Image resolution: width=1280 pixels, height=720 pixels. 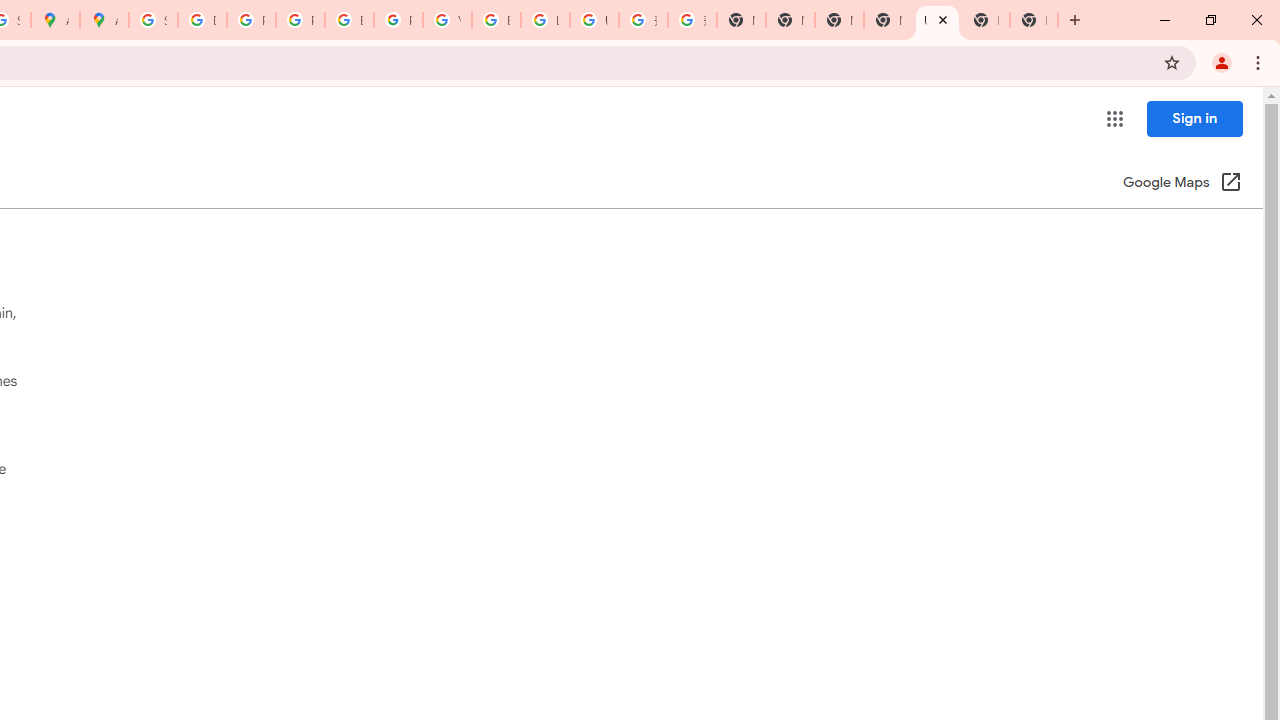 What do you see at coordinates (446, 20) in the screenshot?
I see `'YouTube'` at bounding box center [446, 20].